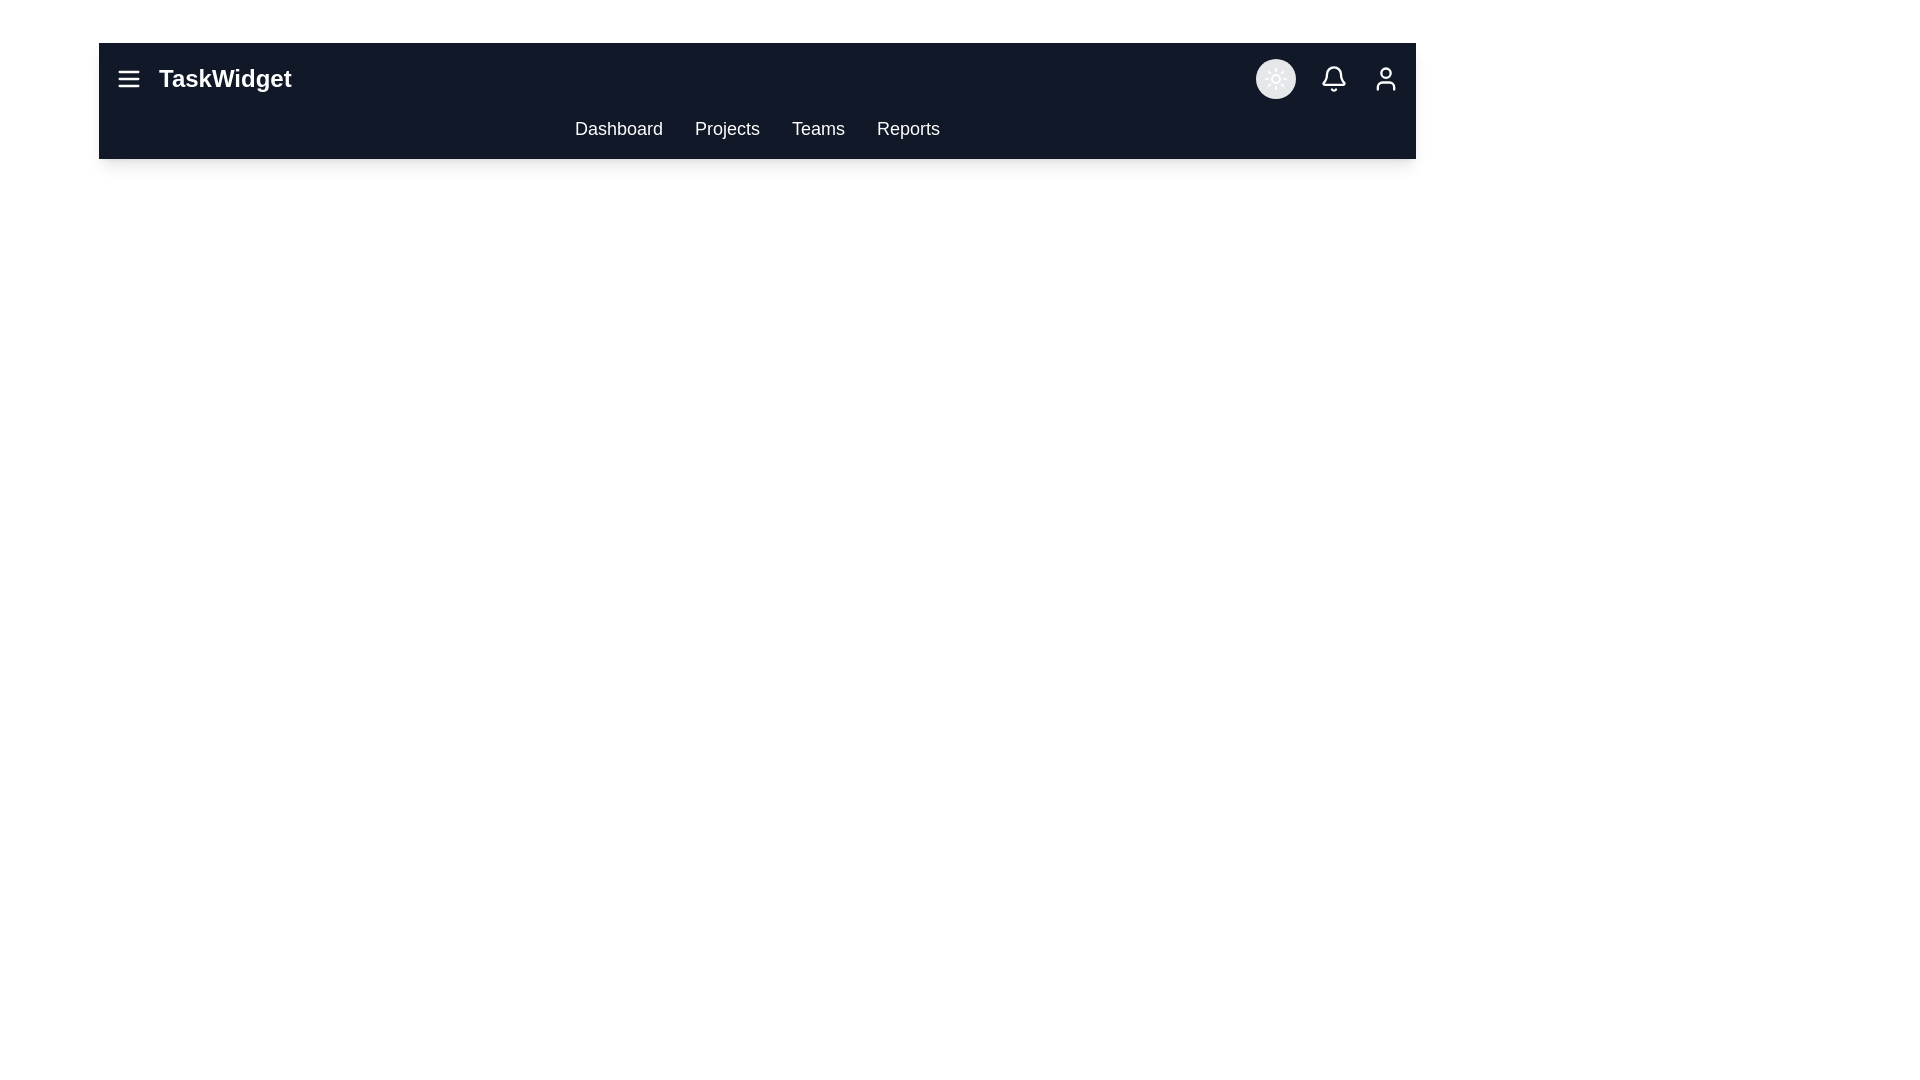 The width and height of the screenshot is (1920, 1080). What do you see at coordinates (1275, 77) in the screenshot?
I see `the sun/moon icon to toggle the theme` at bounding box center [1275, 77].